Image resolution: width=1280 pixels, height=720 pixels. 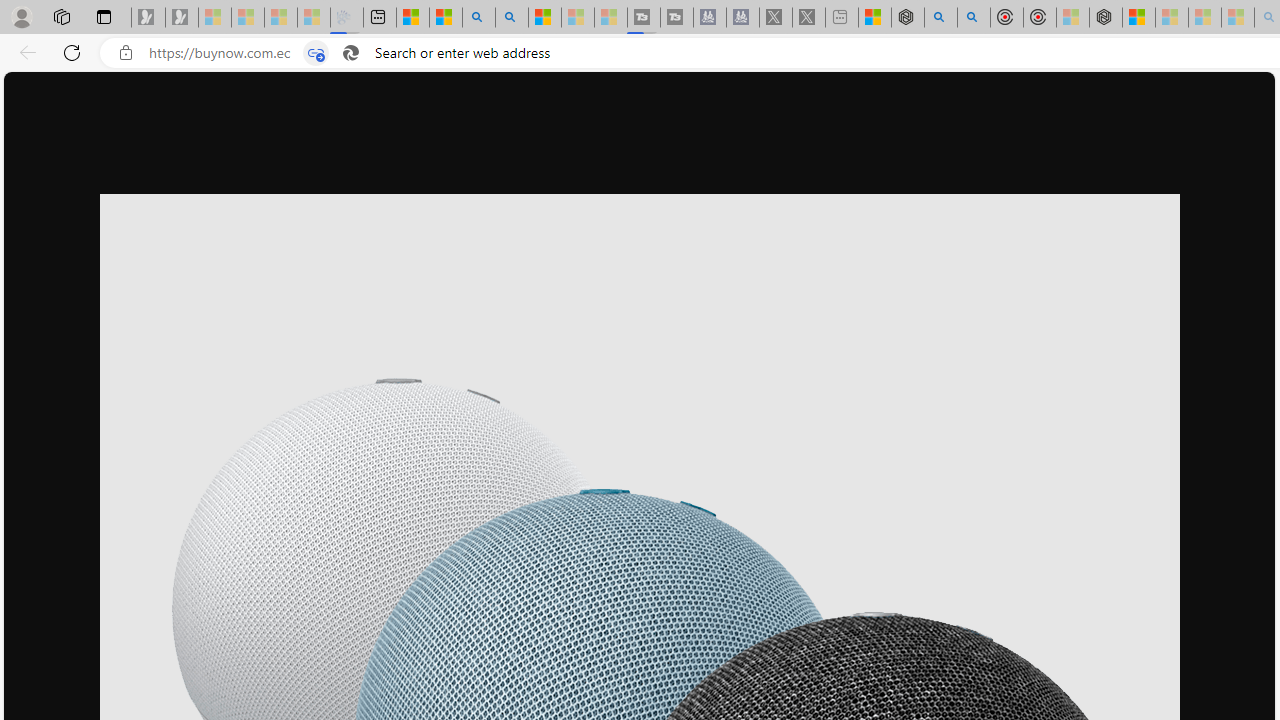 I want to click on 'Back', so click(x=24, y=51).